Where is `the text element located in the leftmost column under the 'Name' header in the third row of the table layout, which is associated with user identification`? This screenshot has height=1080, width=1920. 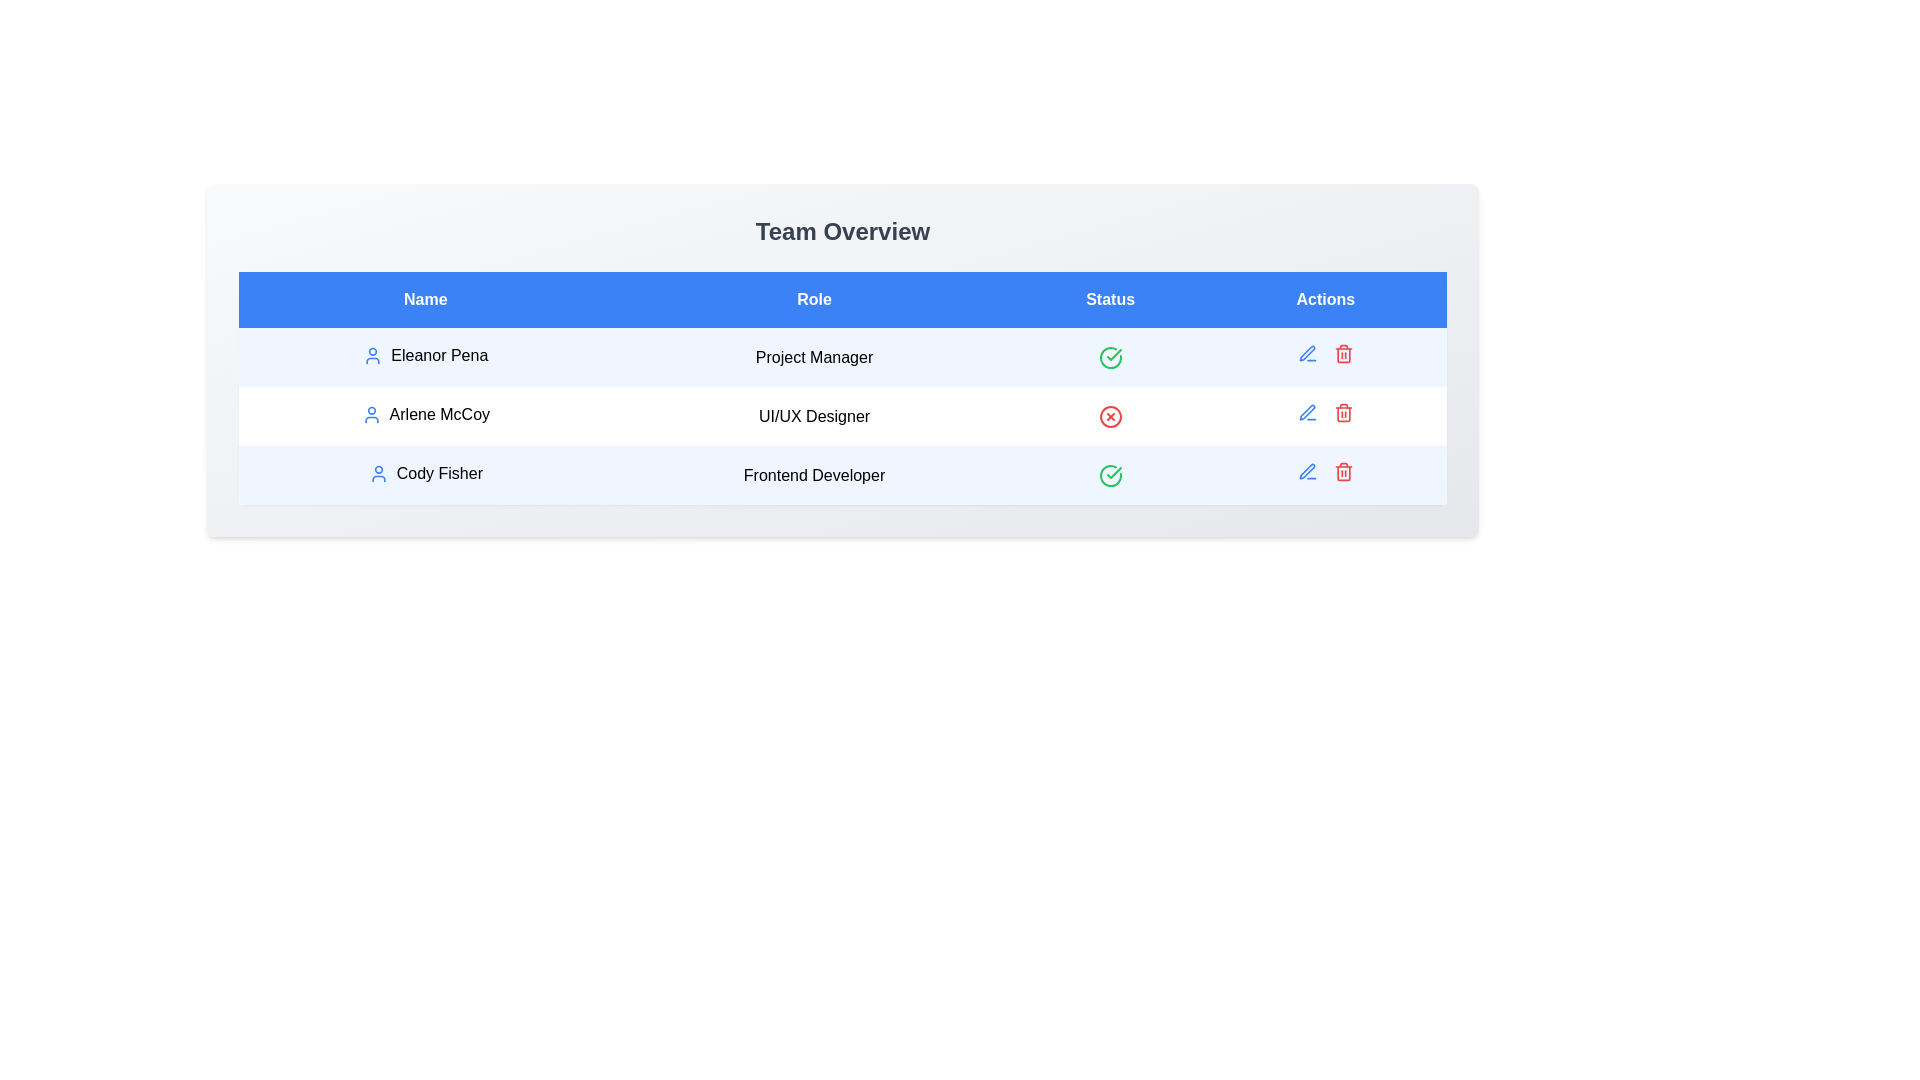 the text element located in the leftmost column under the 'Name' header in the third row of the table layout, which is associated with user identification is located at coordinates (424, 474).